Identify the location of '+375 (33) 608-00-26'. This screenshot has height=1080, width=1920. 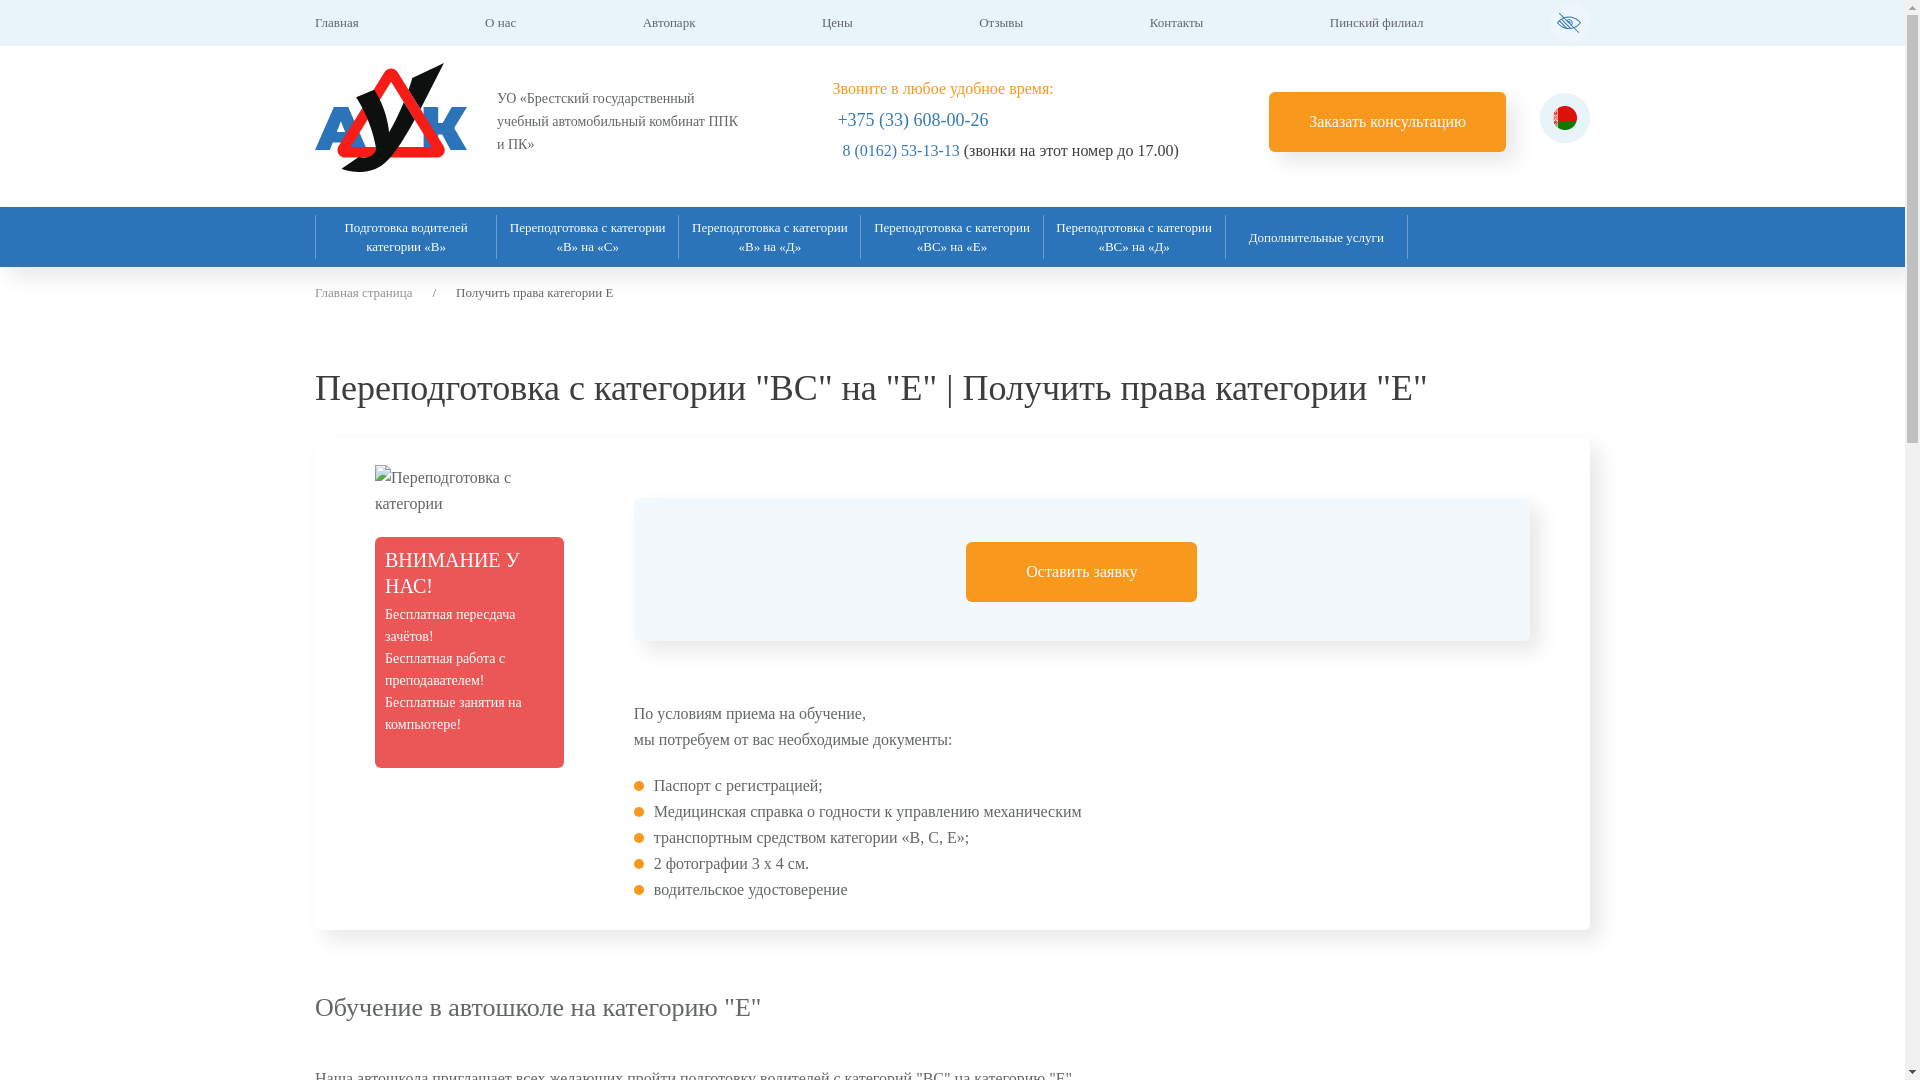
(911, 119).